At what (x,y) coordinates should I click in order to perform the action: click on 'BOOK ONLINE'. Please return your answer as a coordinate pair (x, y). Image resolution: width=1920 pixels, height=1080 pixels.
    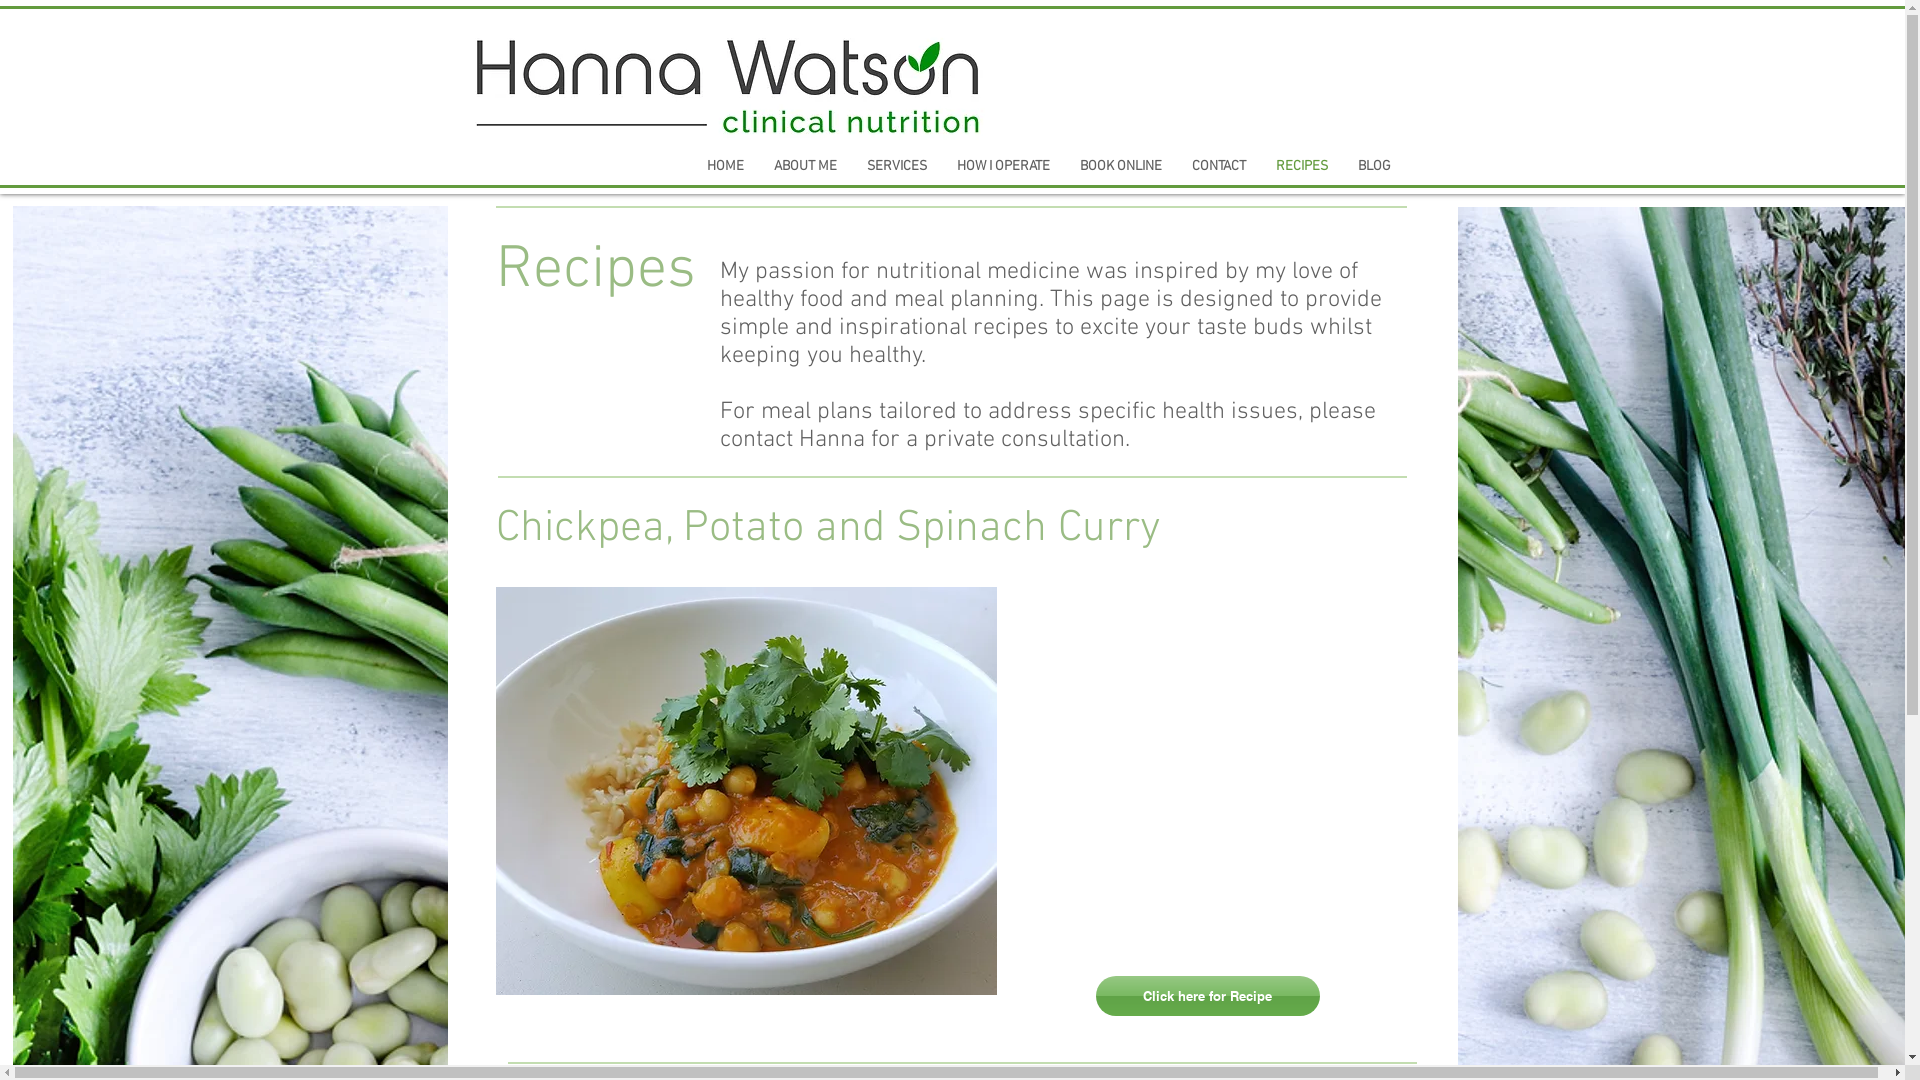
    Looking at the image, I should click on (1118, 165).